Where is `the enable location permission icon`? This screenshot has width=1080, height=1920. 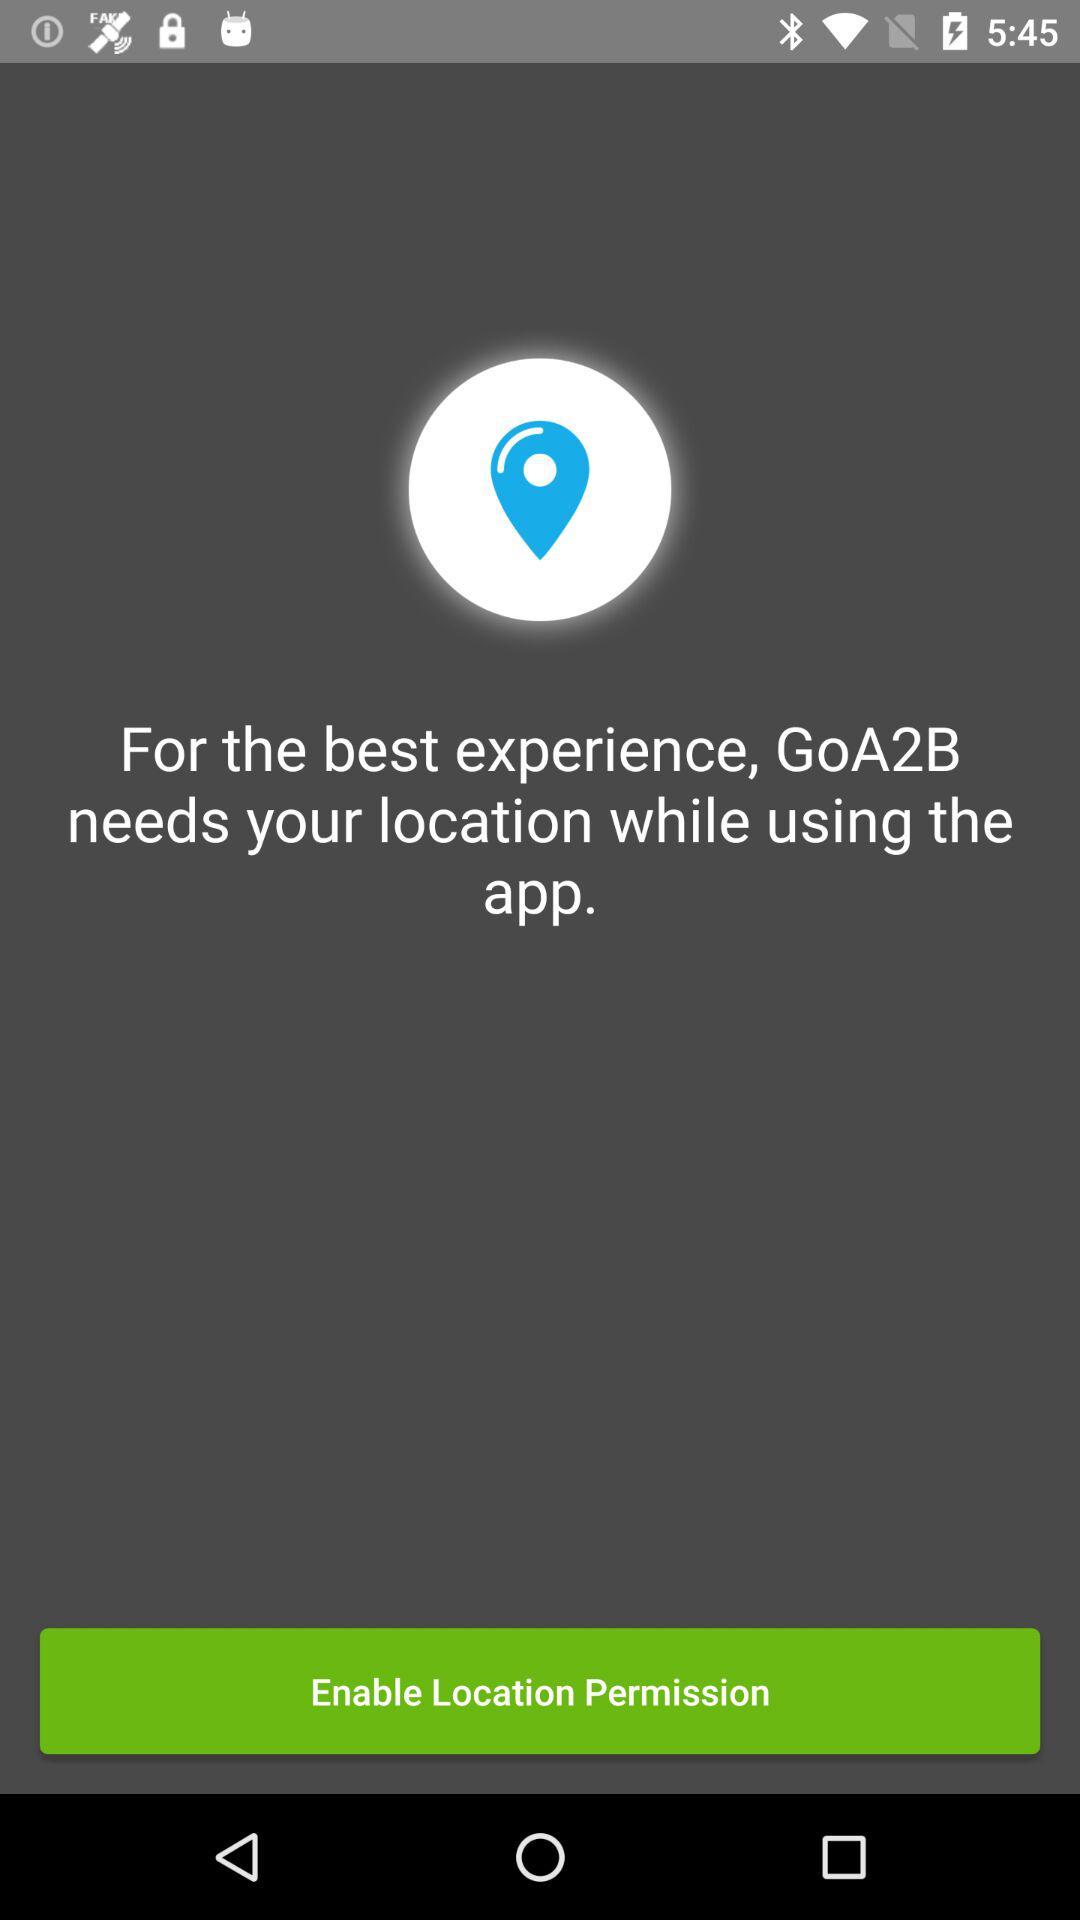
the enable location permission icon is located at coordinates (540, 1690).